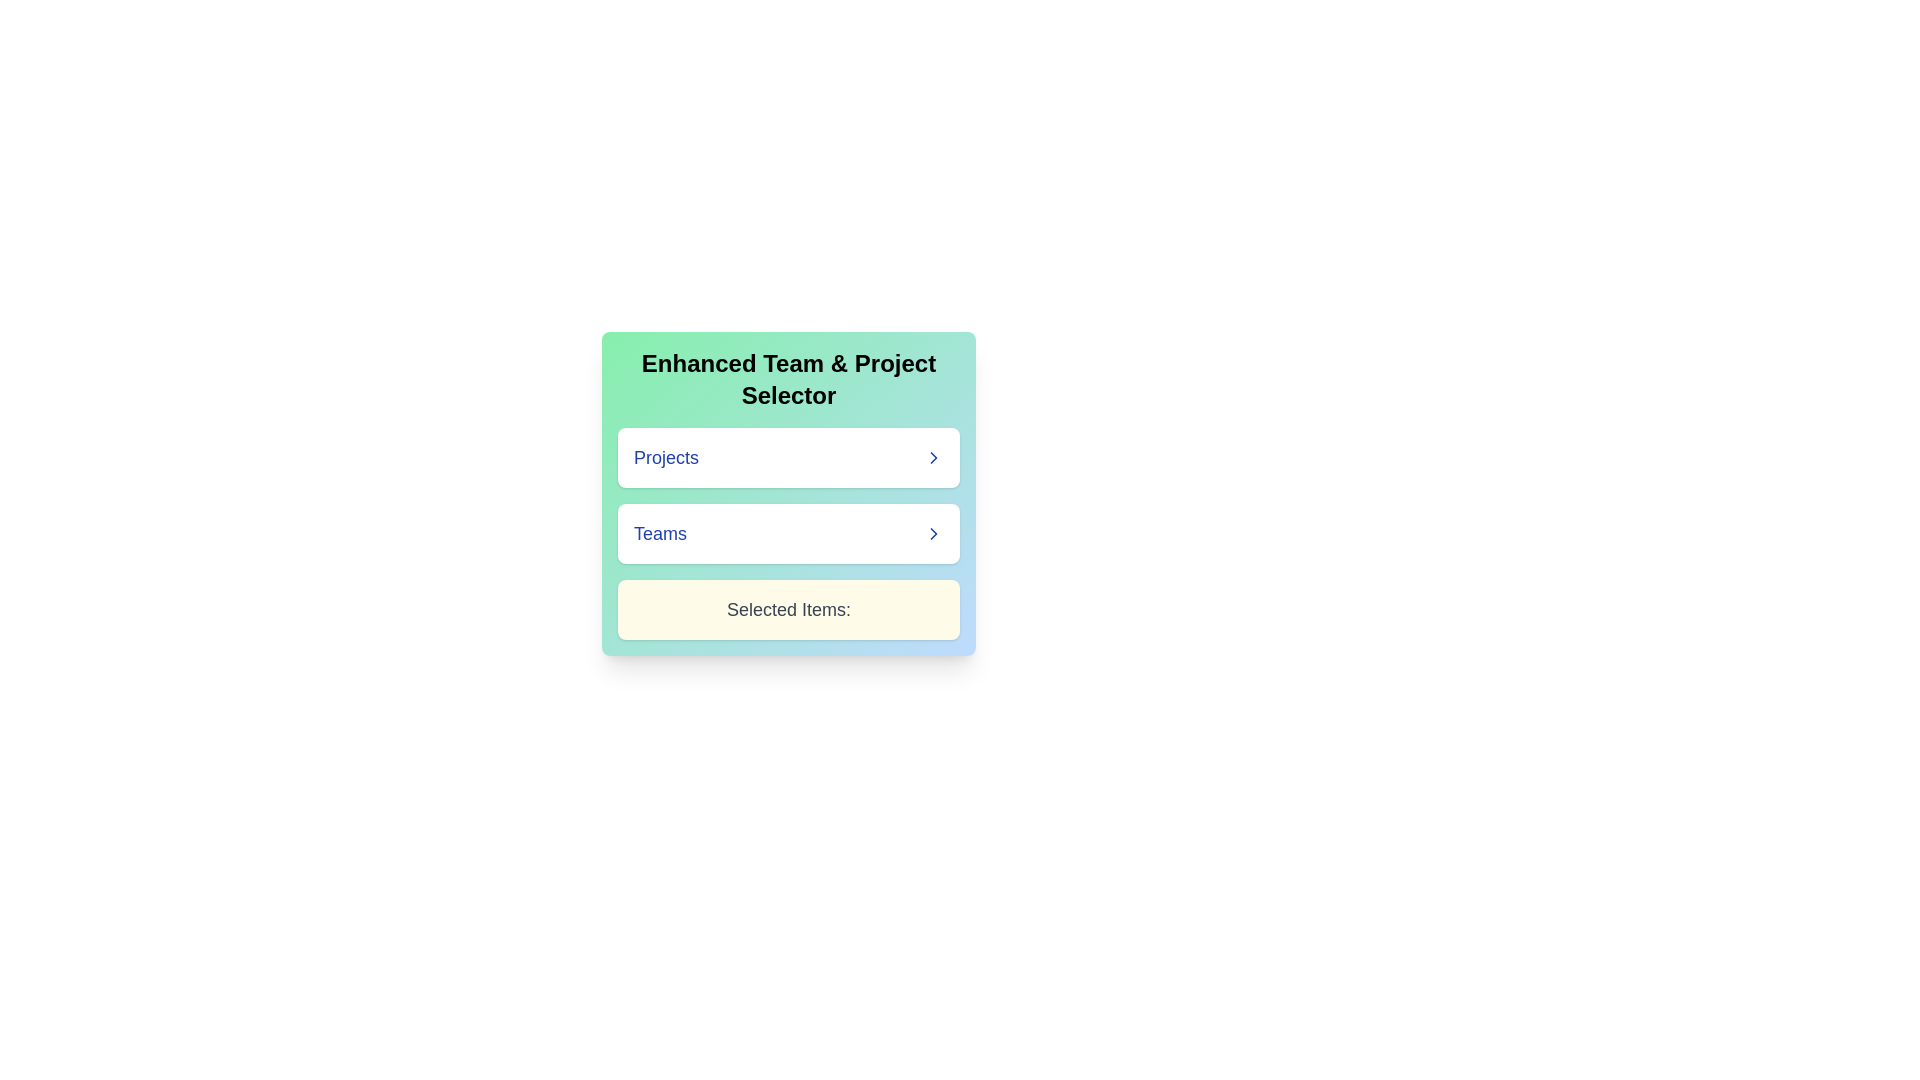 The height and width of the screenshot is (1080, 1920). Describe the element at coordinates (933, 458) in the screenshot. I see `the rightward-facing chevron icon located immediately to the right of the 'Projects' label` at that location.